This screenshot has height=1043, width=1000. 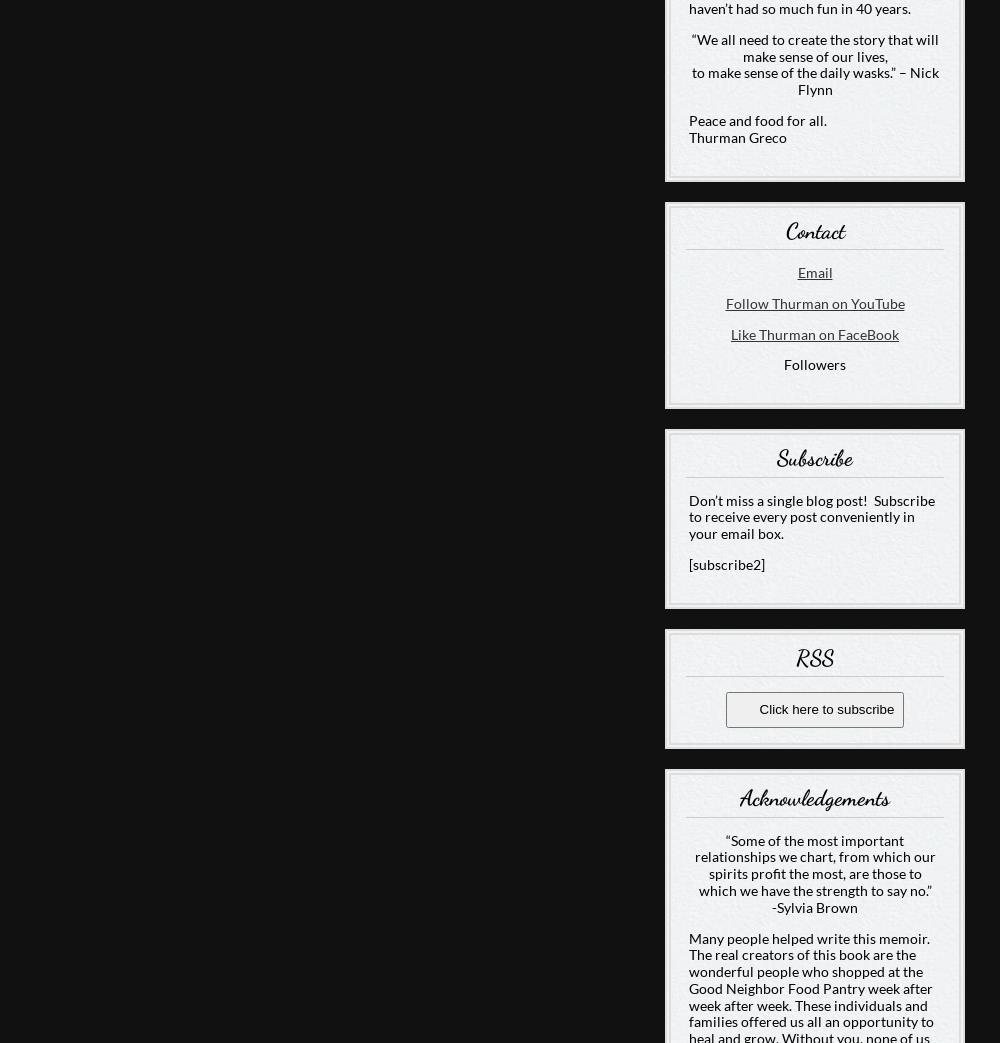 What do you see at coordinates (814, 456) in the screenshot?
I see `'Subscribe'` at bounding box center [814, 456].